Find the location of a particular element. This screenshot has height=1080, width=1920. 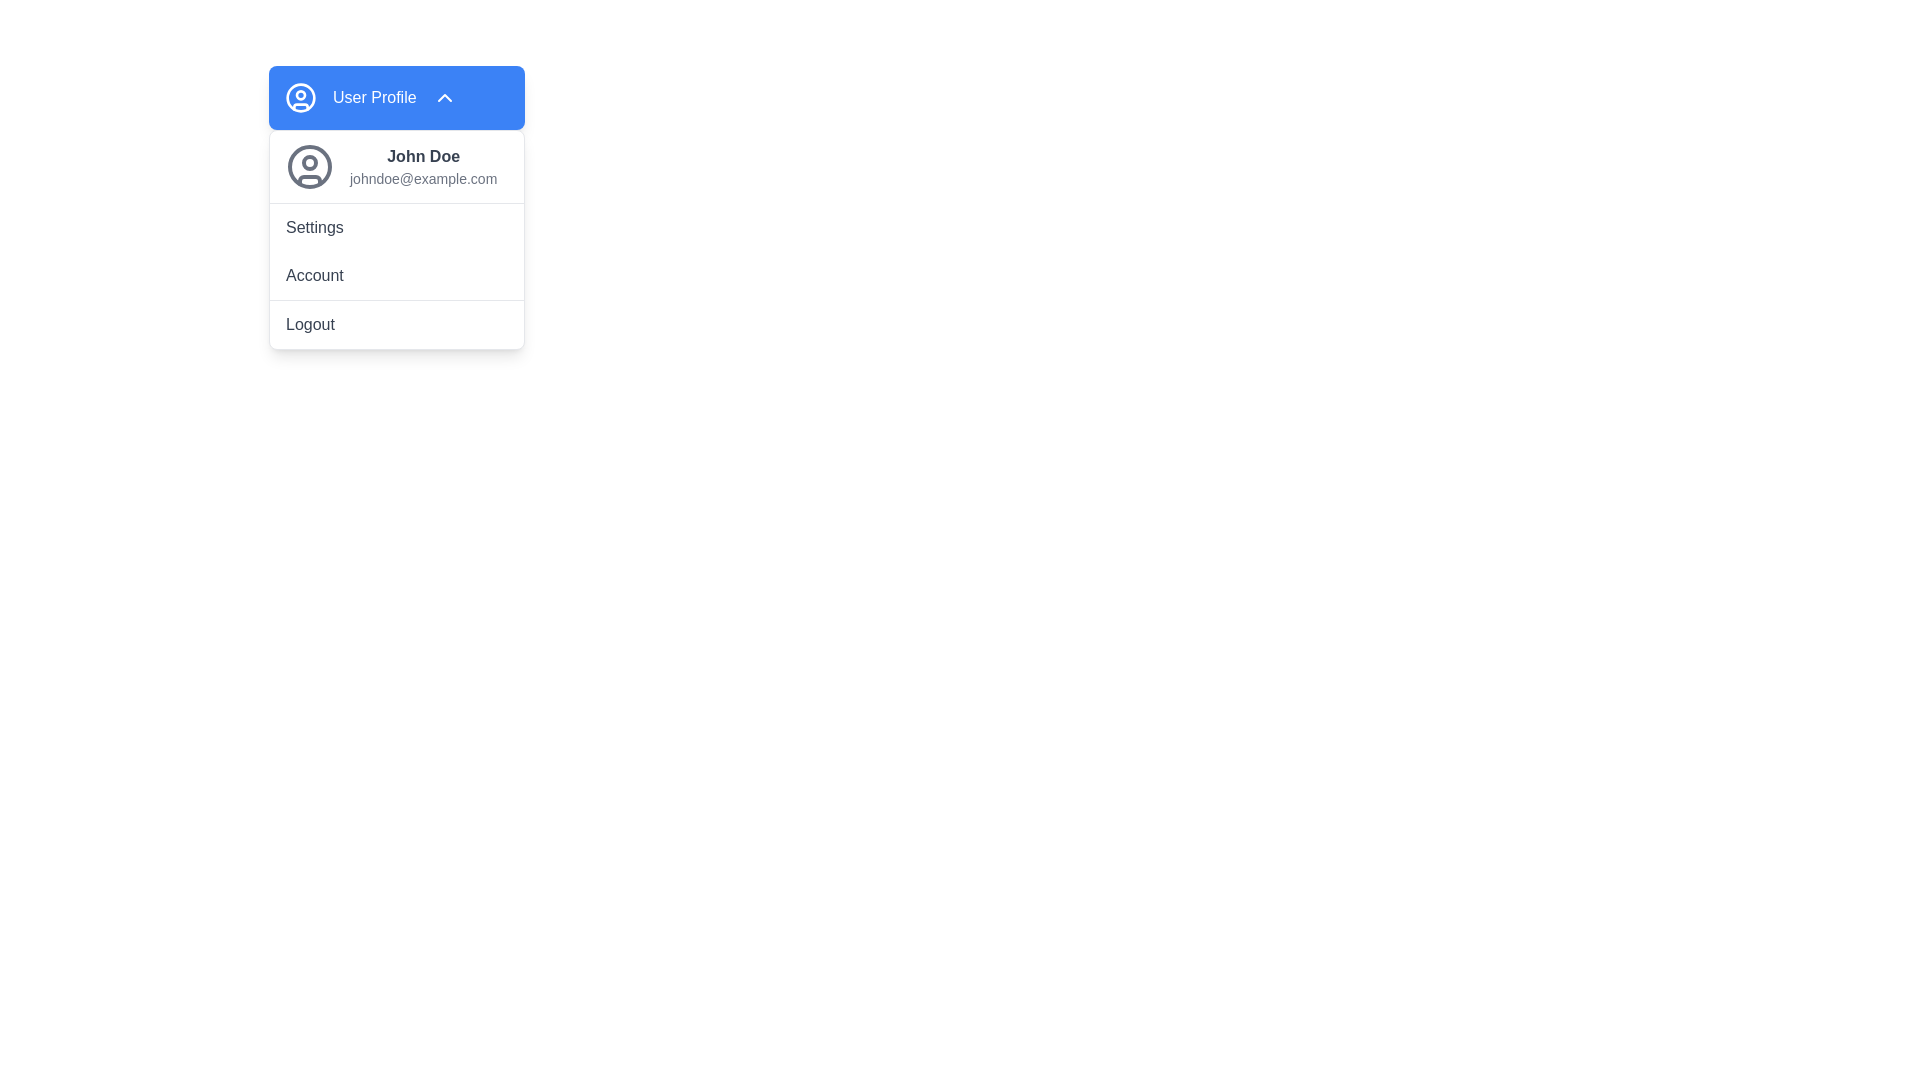

an option in the dropdown menu located below the 'User Profile' section is located at coordinates (397, 238).